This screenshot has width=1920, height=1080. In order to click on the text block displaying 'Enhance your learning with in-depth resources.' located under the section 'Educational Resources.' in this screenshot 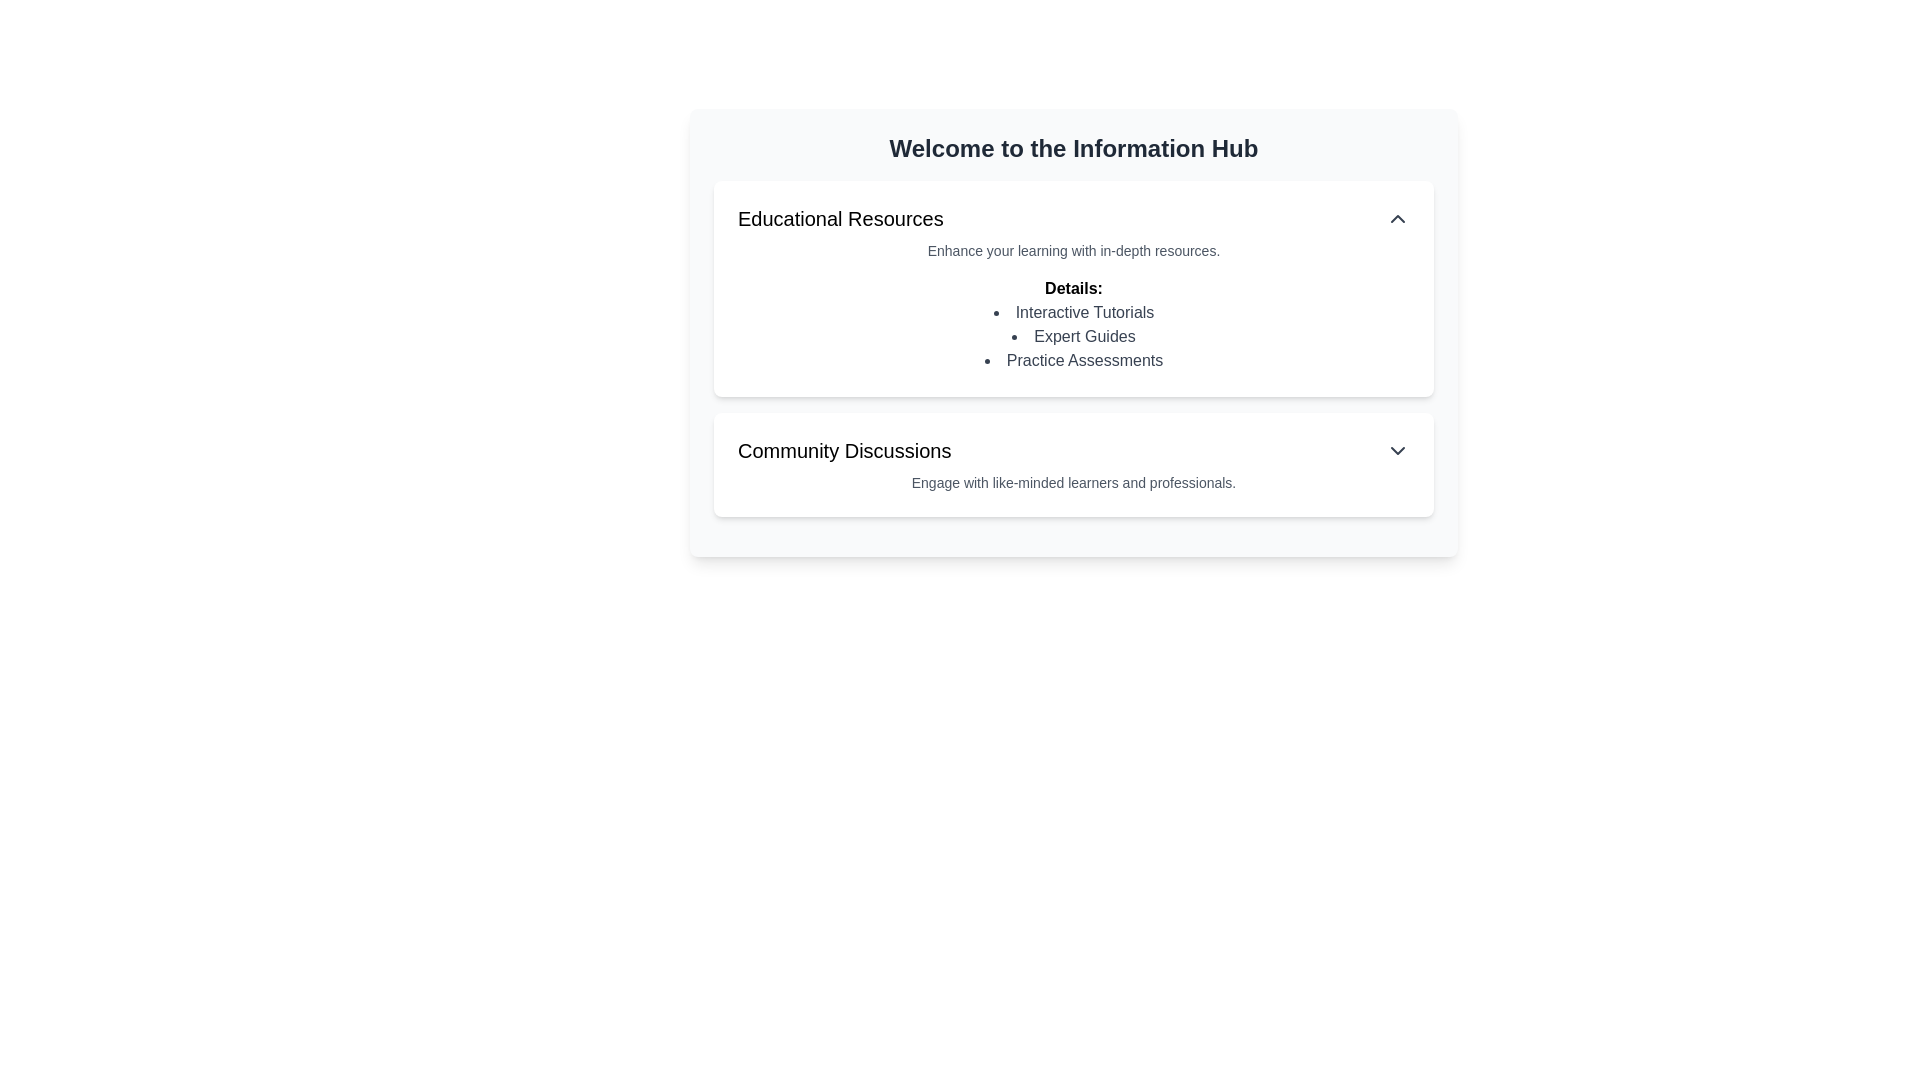, I will do `click(1073, 249)`.